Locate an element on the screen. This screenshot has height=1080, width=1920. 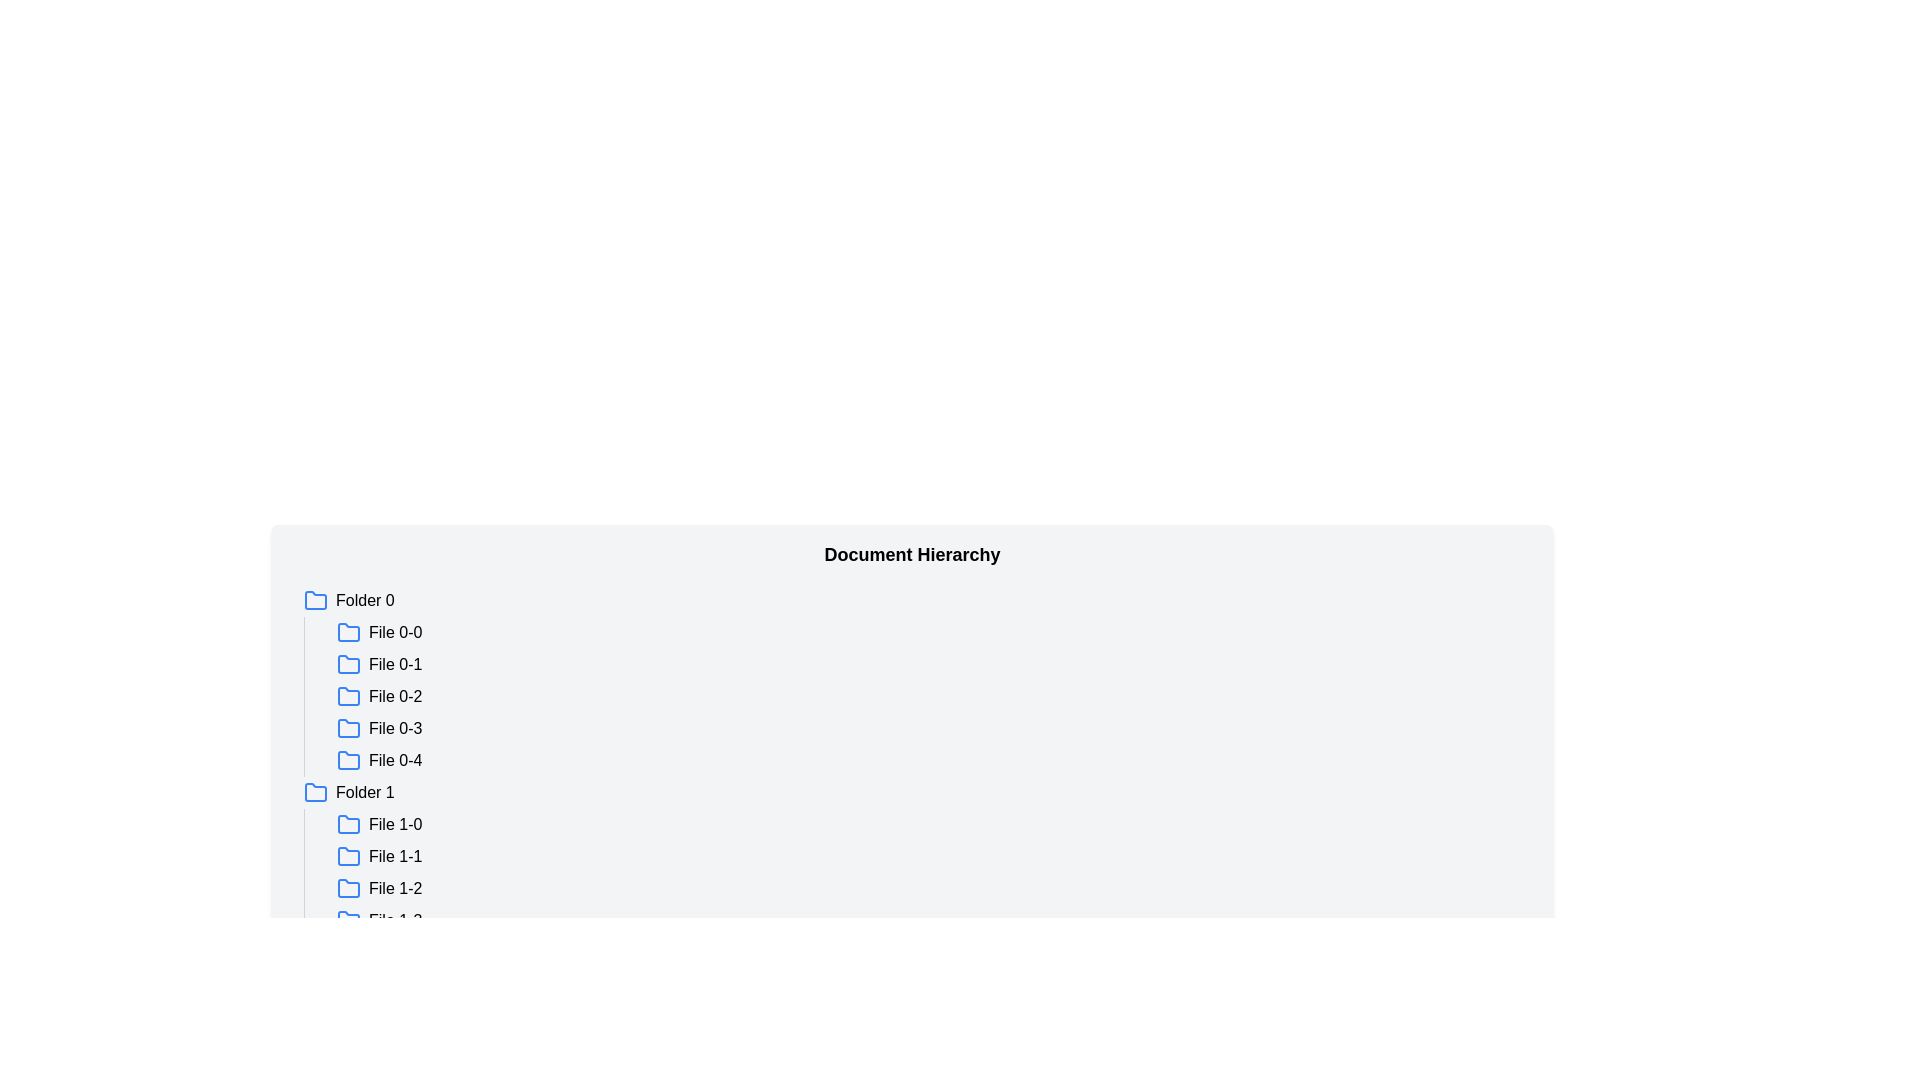
the folder icon labeled 'File 1-2' is located at coordinates (349, 886).